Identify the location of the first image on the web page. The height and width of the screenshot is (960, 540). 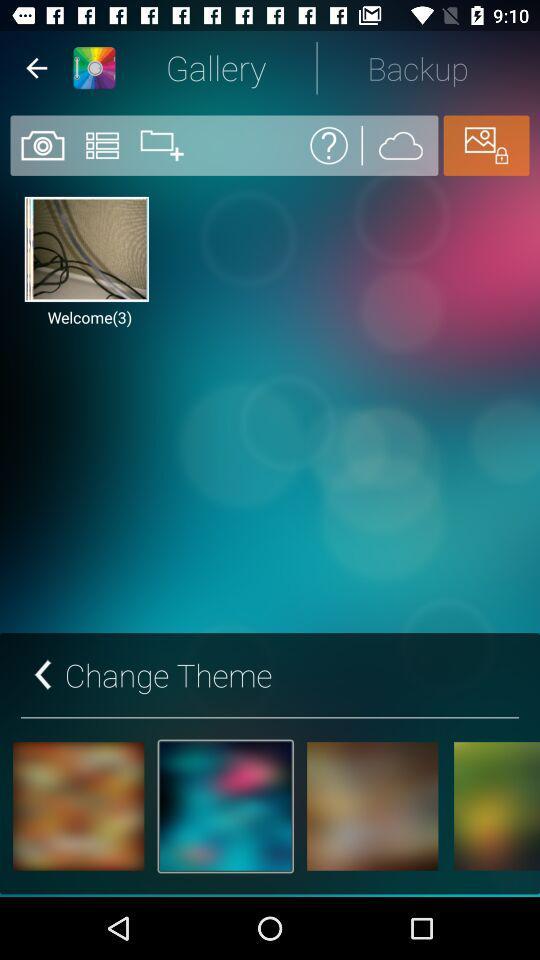
(85, 248).